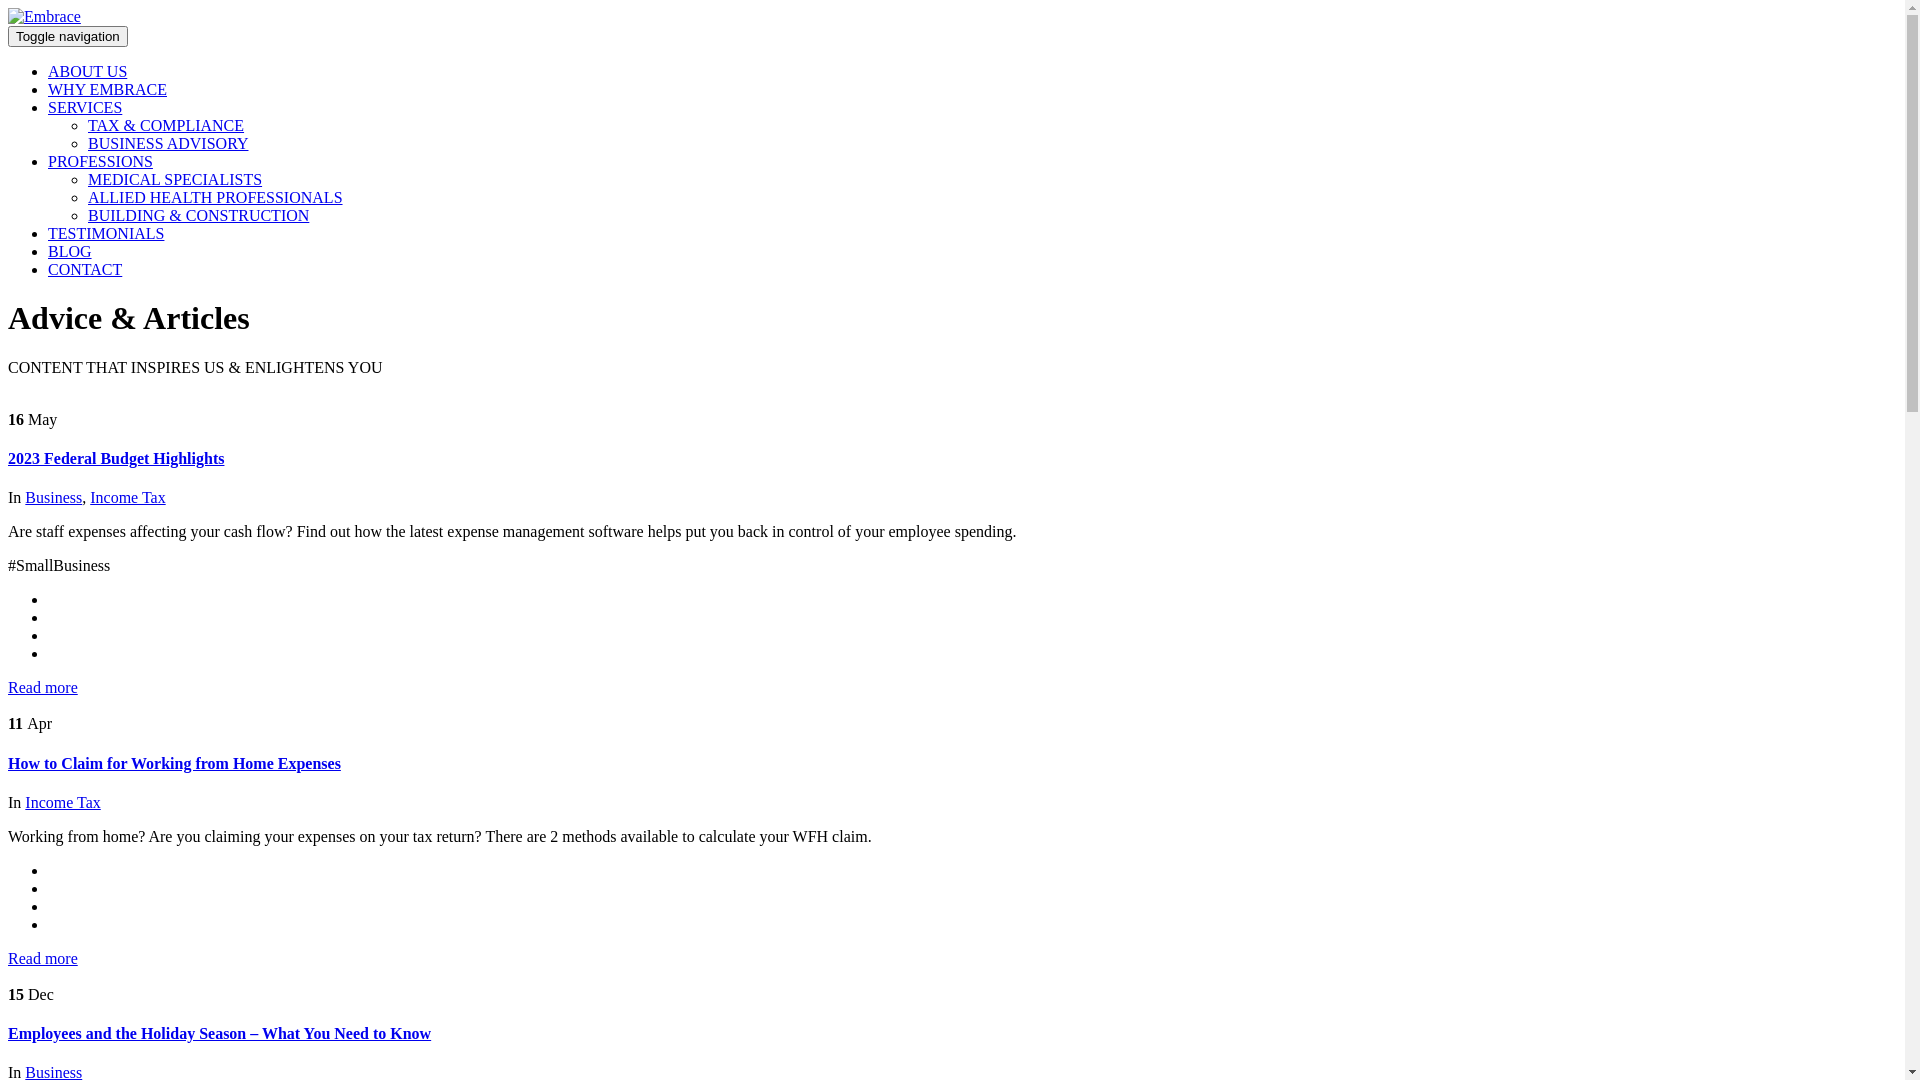 The height and width of the screenshot is (1080, 1920). I want to click on 'Income Tax', so click(126, 496).